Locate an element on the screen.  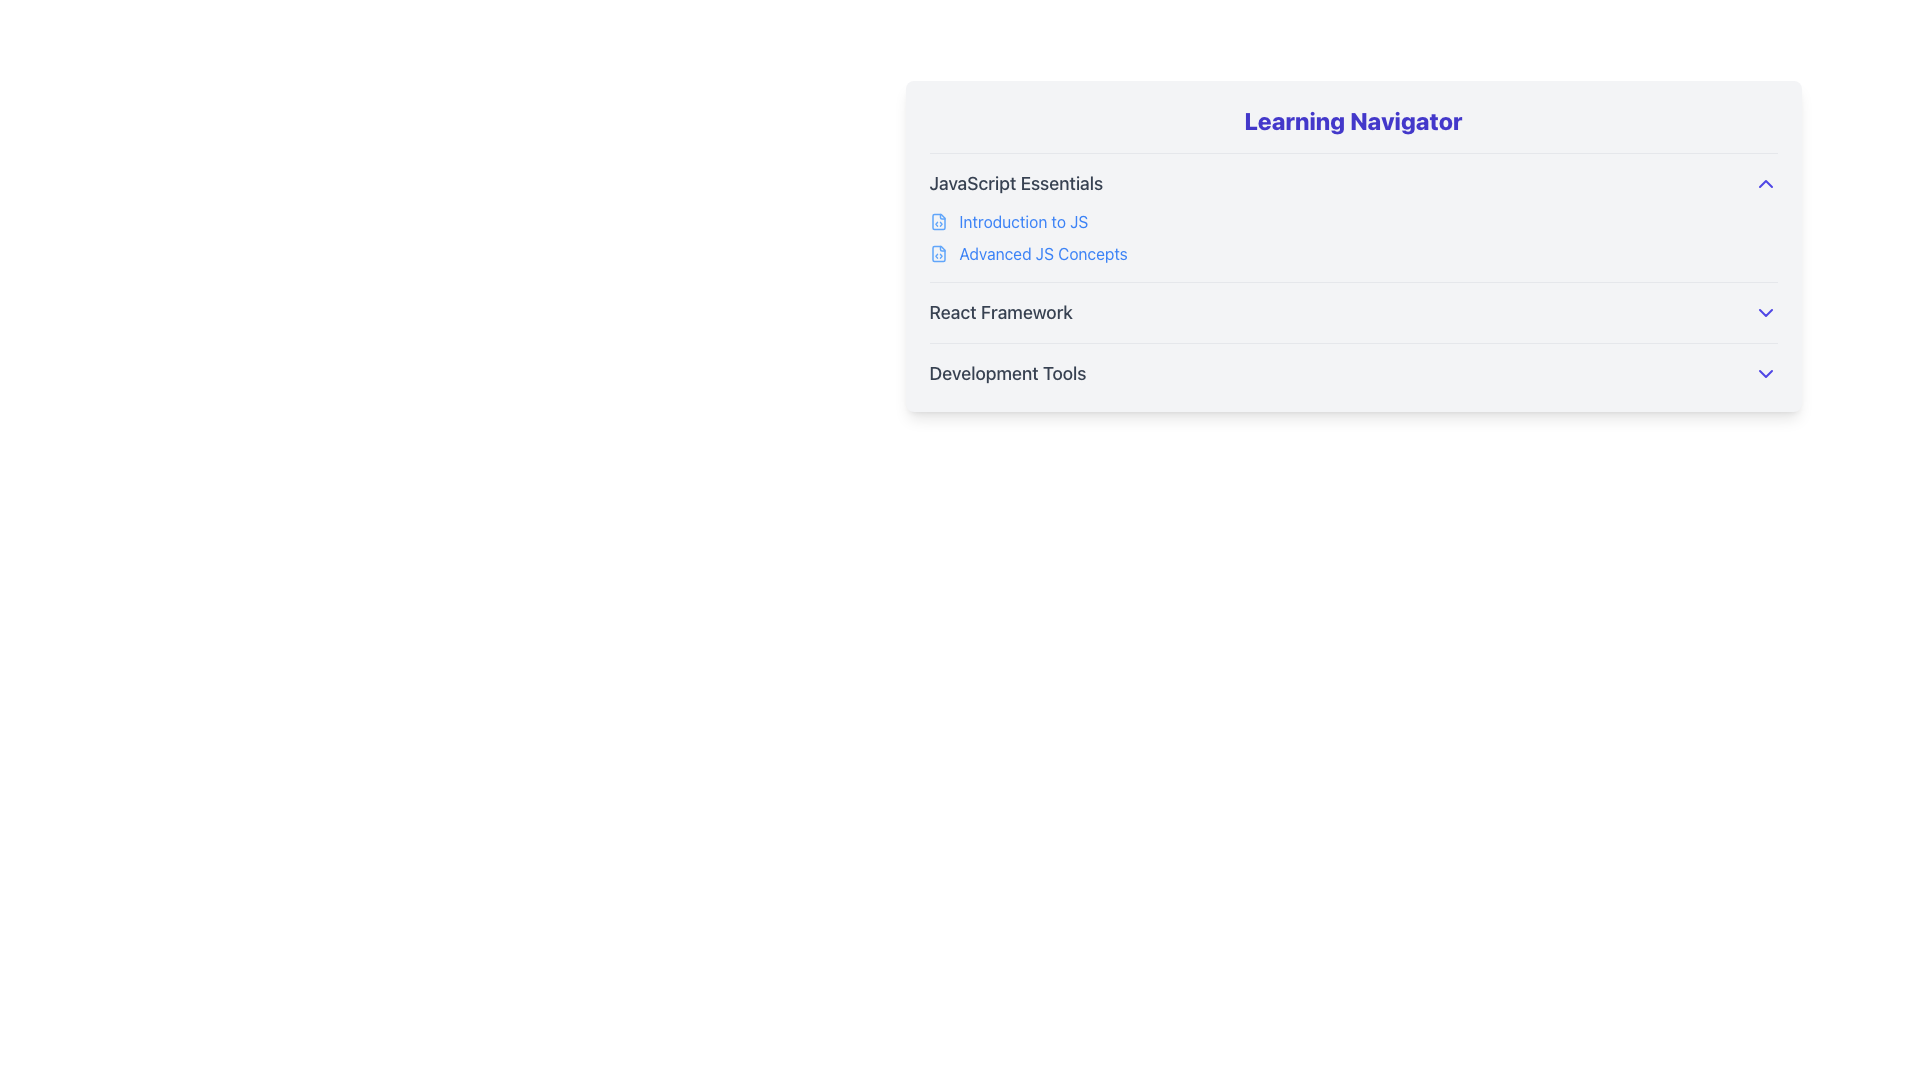
the first hyperlink in the 'JavaScript Essentials' section of the 'Learning Navigator' menu is located at coordinates (1022, 222).